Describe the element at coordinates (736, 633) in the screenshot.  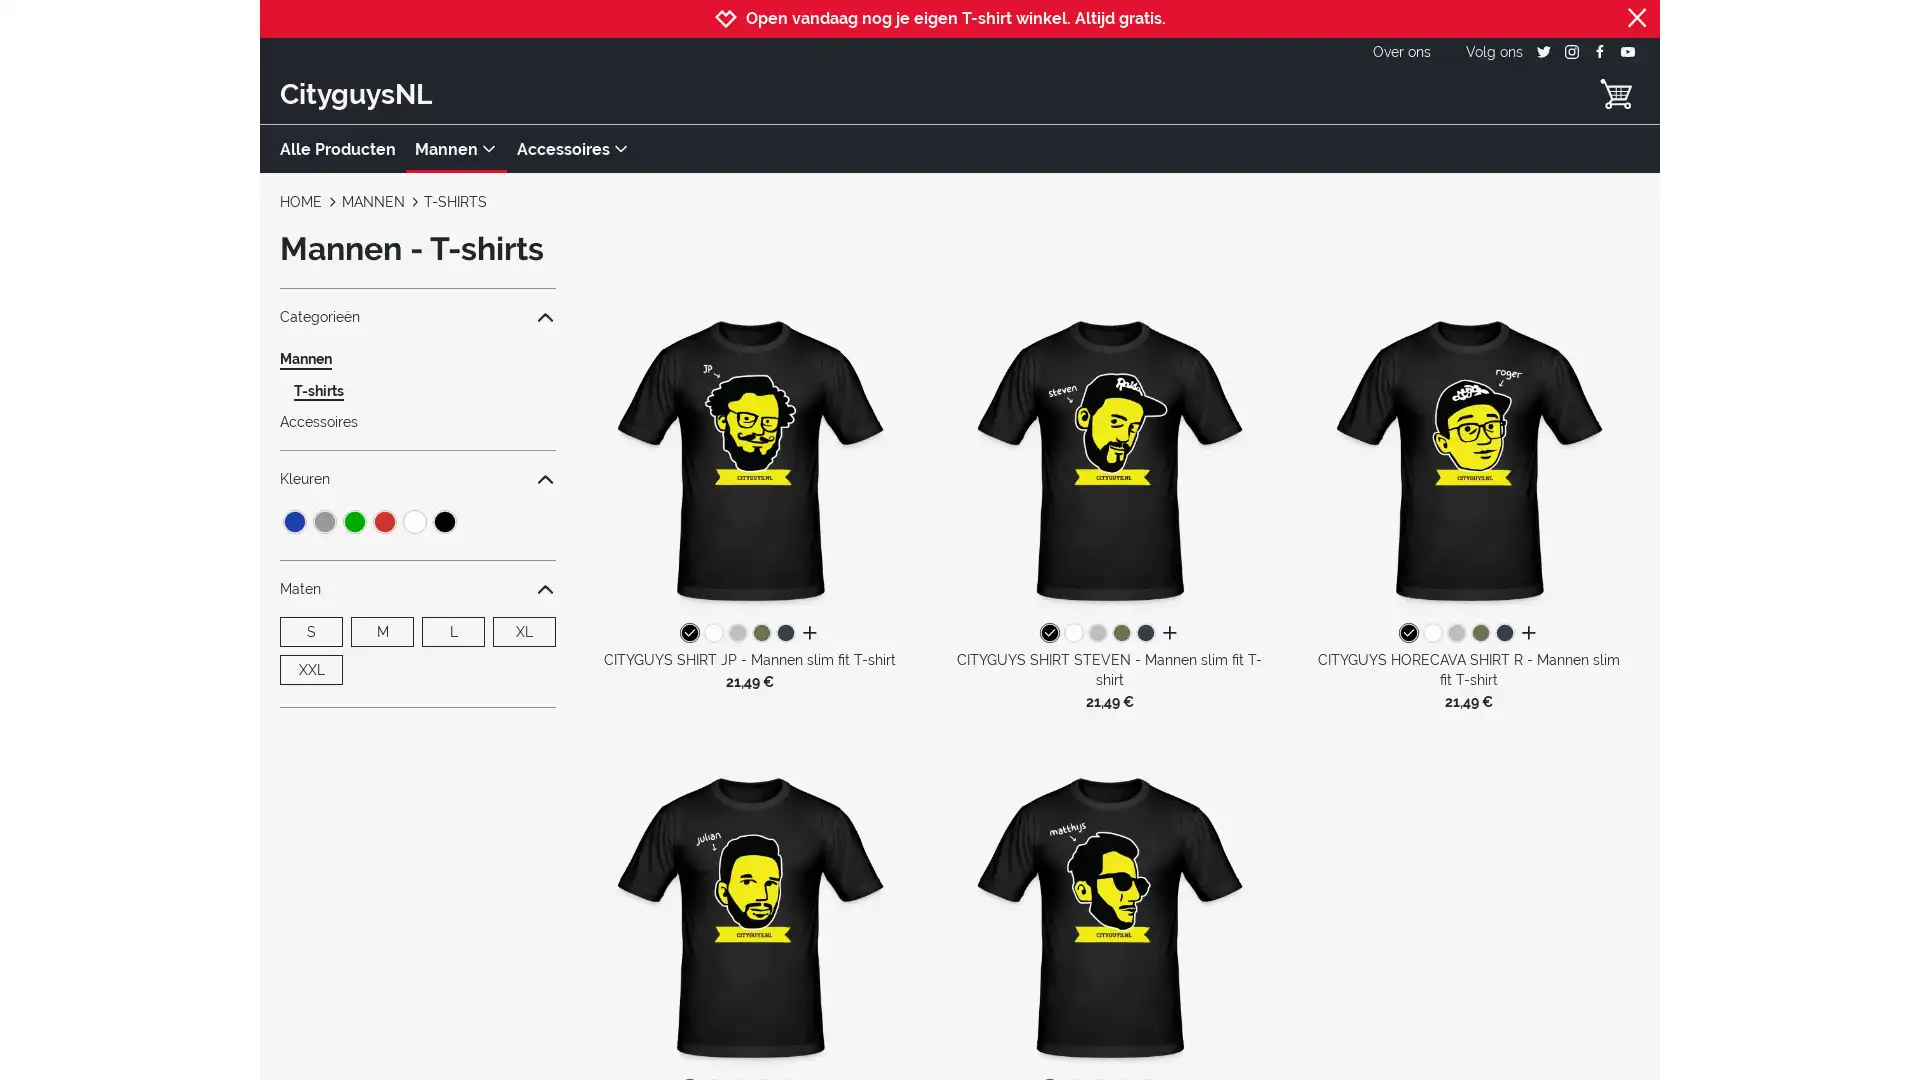
I see `grijs gemeleerd` at that location.